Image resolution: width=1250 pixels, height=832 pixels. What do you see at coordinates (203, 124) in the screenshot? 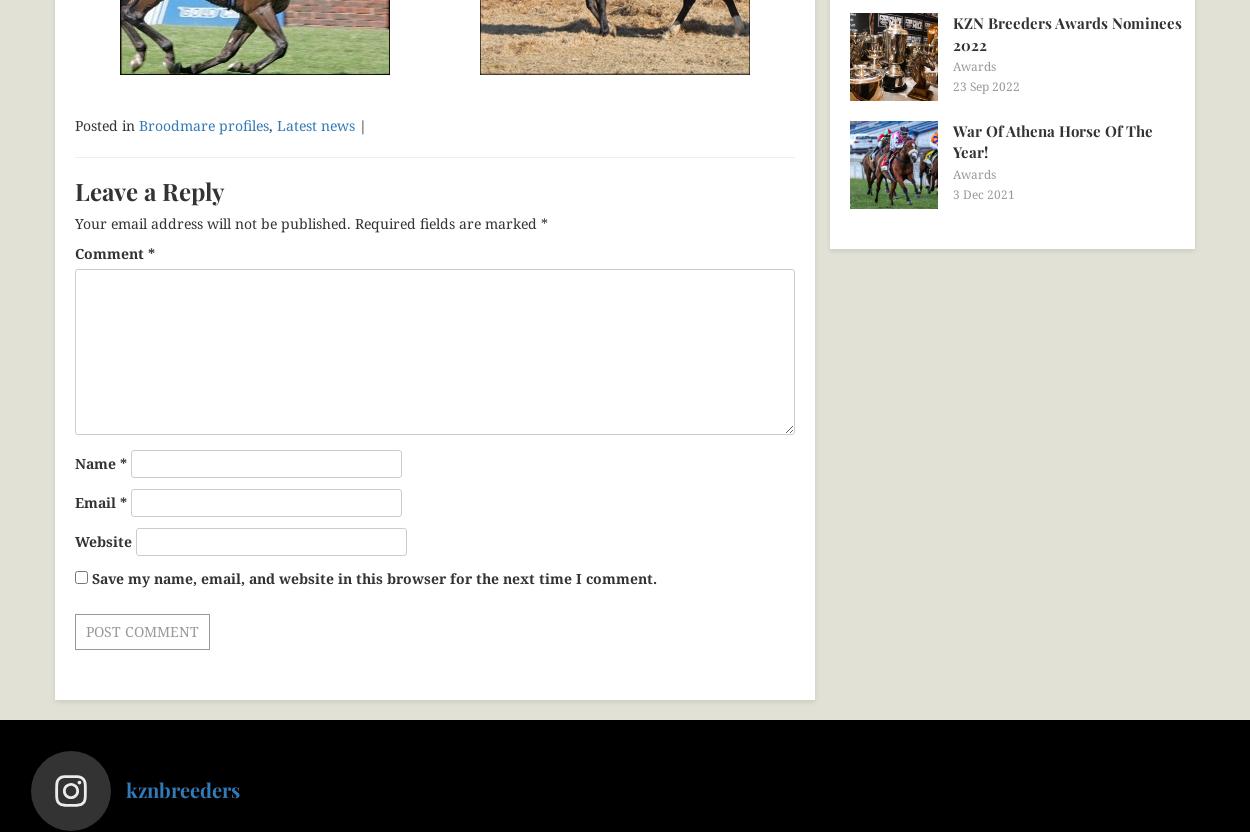
I see `'Broodmare profiles'` at bounding box center [203, 124].